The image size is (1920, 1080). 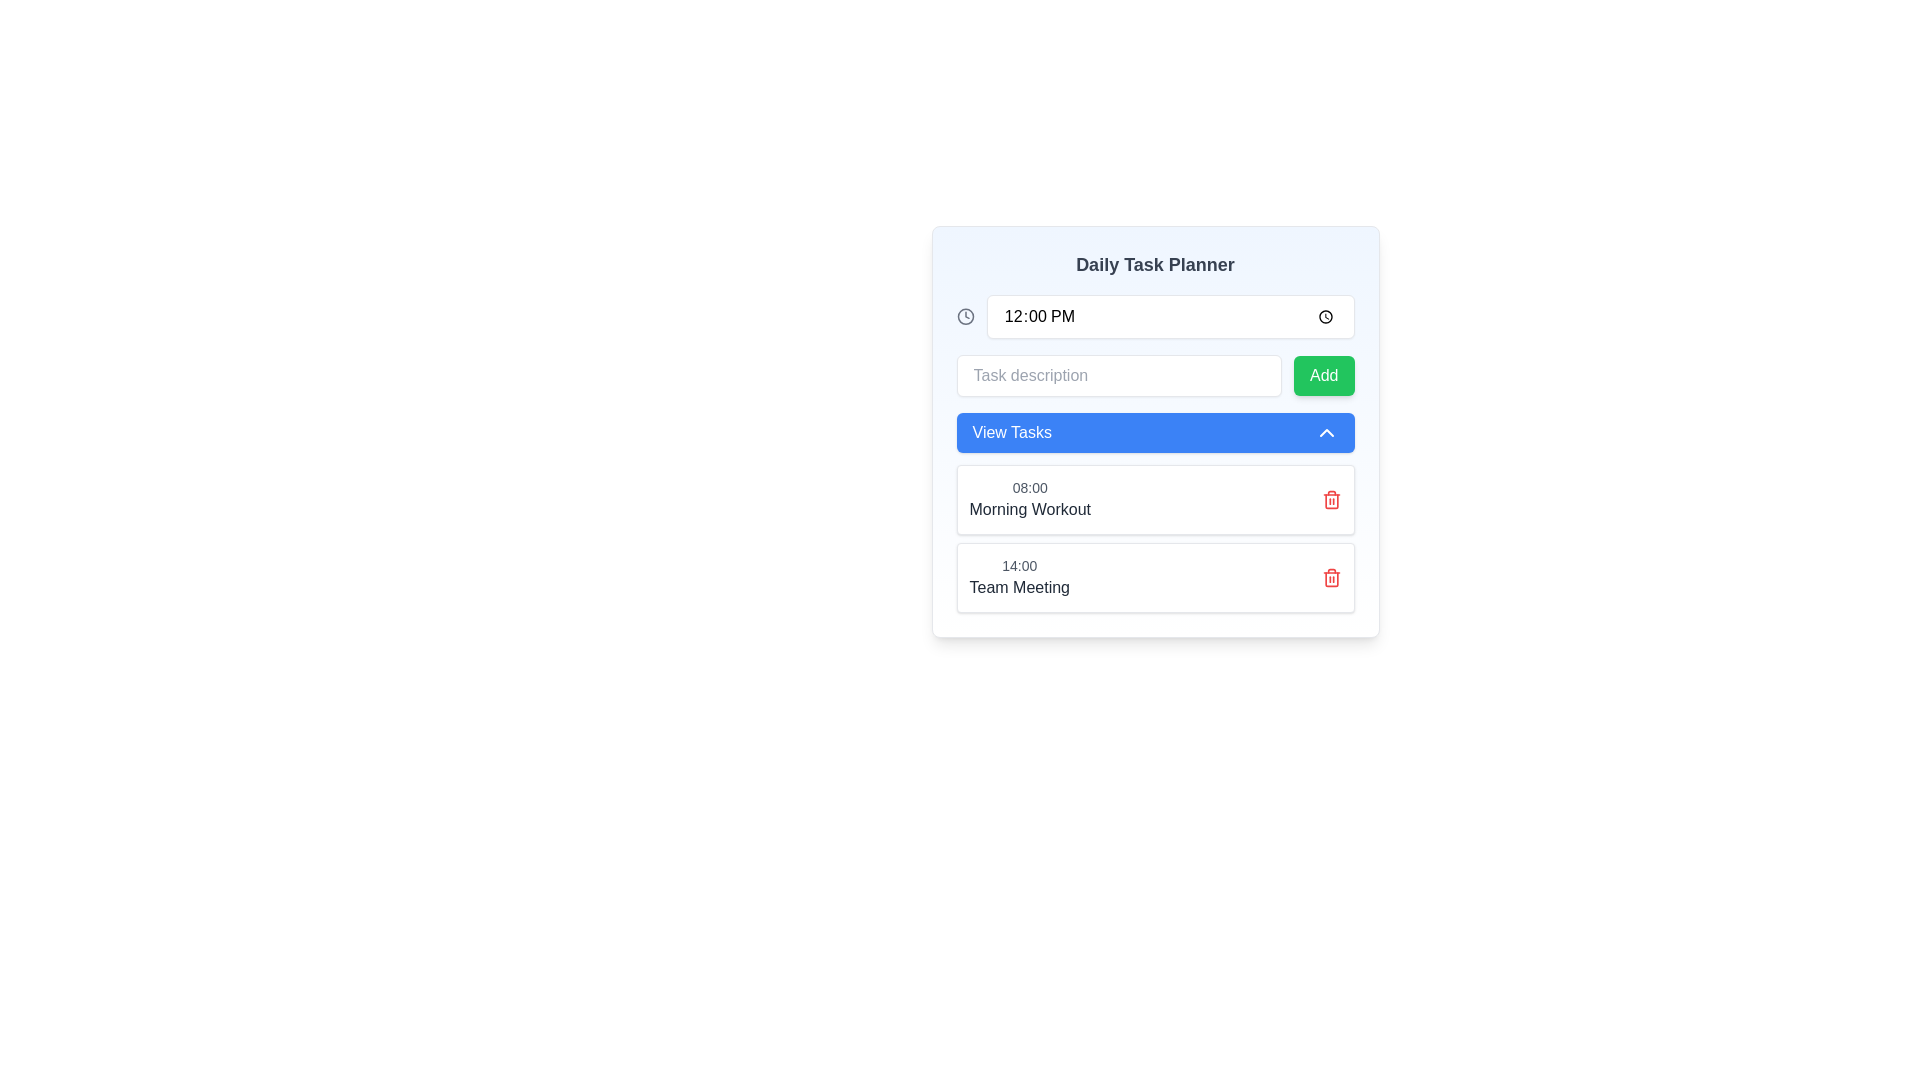 I want to click on the upward-pointing chevron arrow icon, which is white and located to the right of the blue 'View Tasks' button, so click(x=1326, y=431).